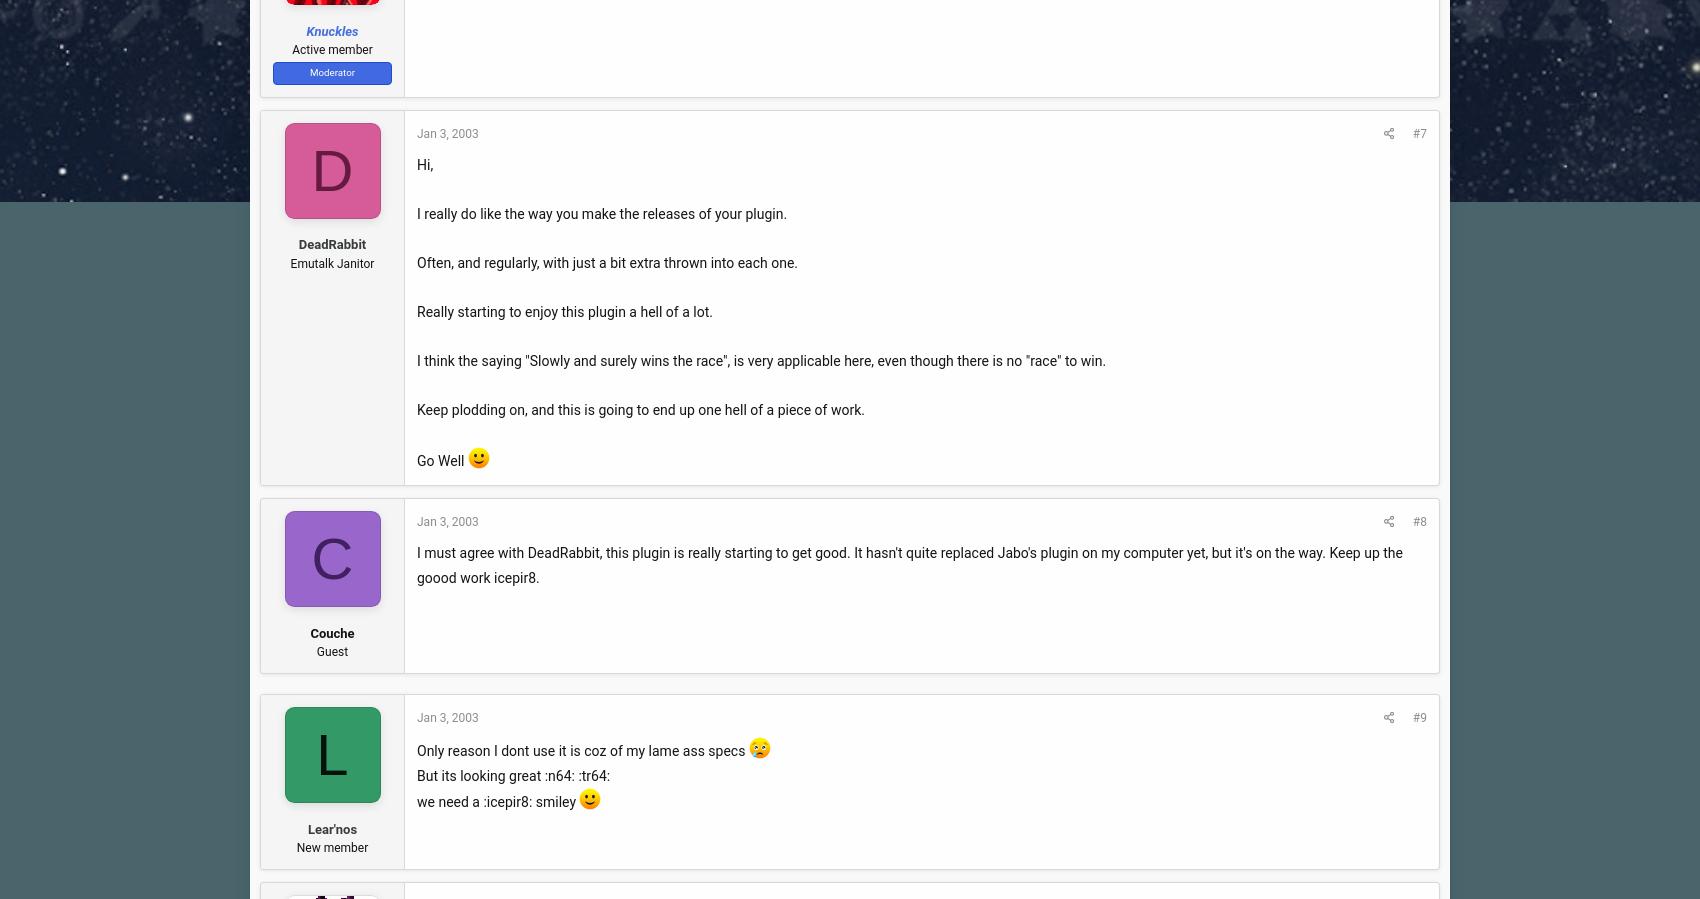 This screenshot has width=1700, height=899. Describe the element at coordinates (331, 29) in the screenshot. I see `'Knuckles'` at that location.